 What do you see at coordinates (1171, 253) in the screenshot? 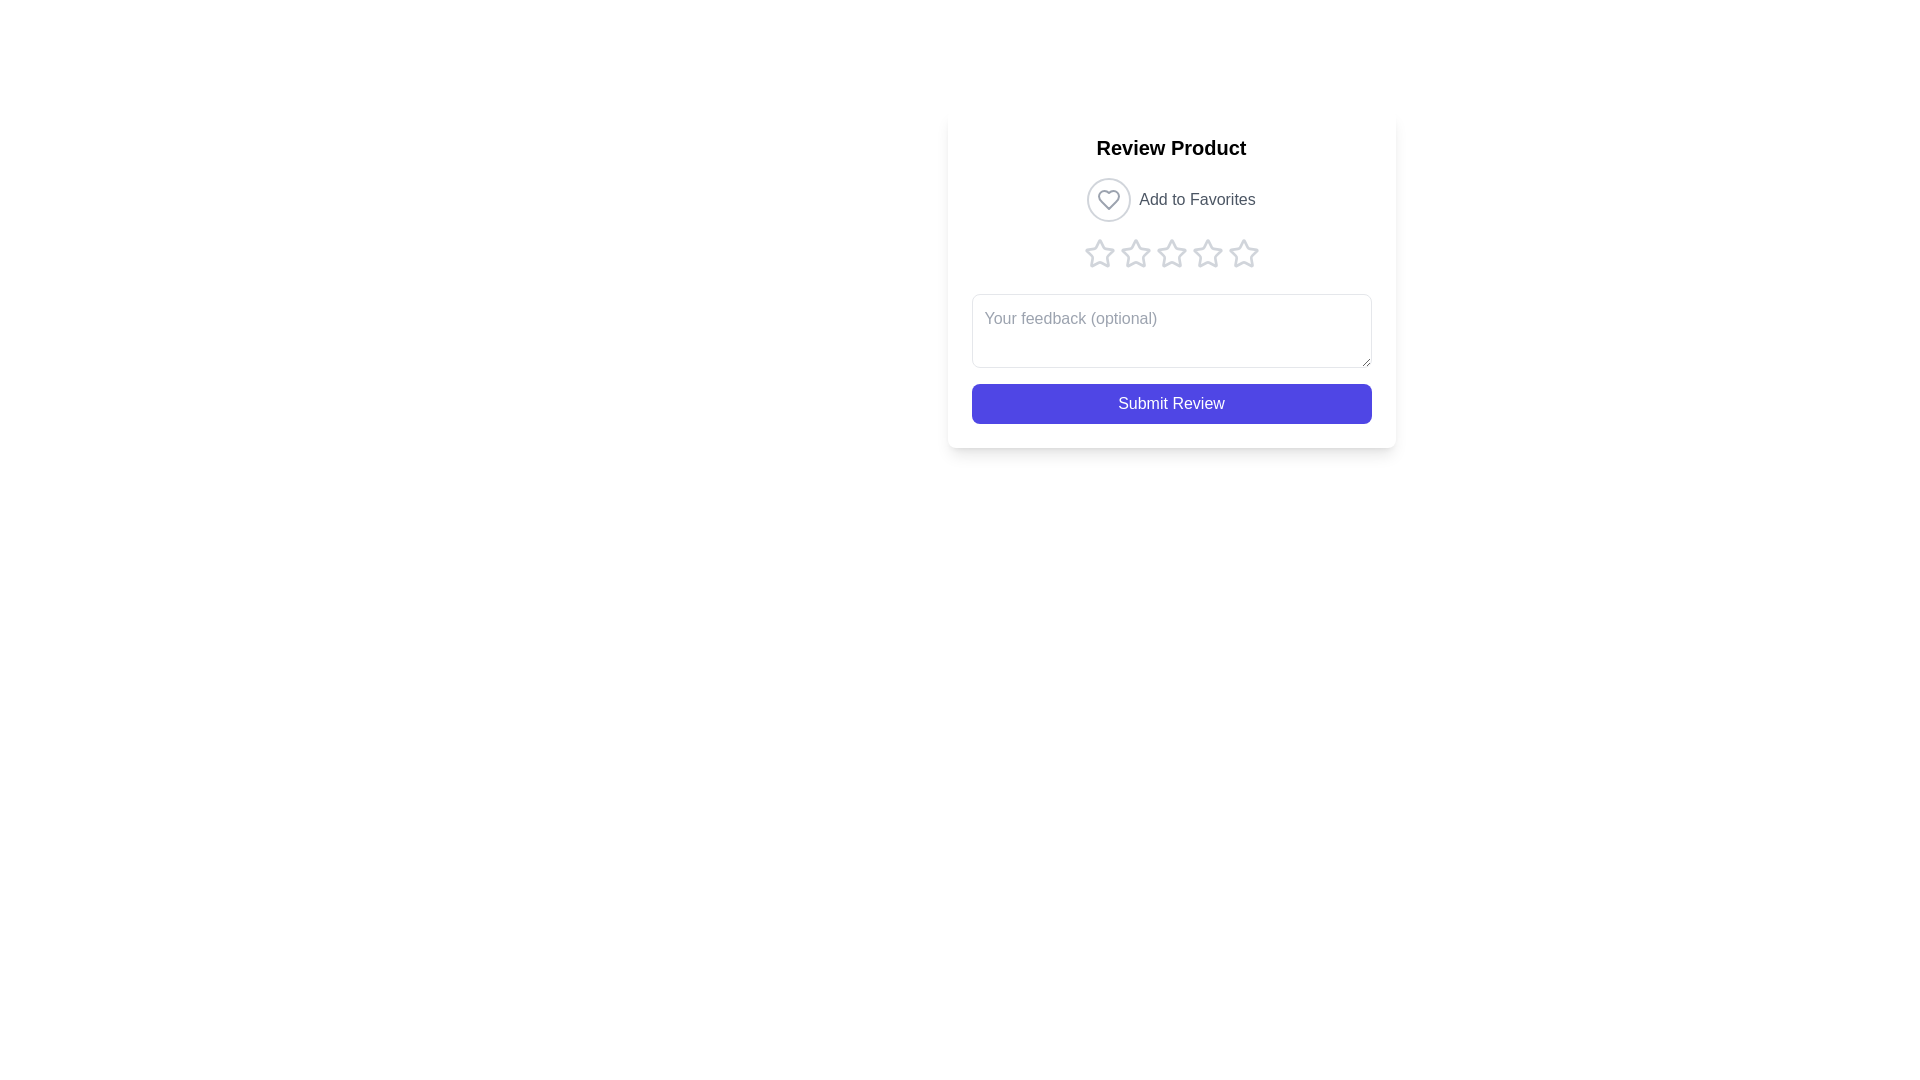
I see `the third star in the 5-star rating system` at bounding box center [1171, 253].